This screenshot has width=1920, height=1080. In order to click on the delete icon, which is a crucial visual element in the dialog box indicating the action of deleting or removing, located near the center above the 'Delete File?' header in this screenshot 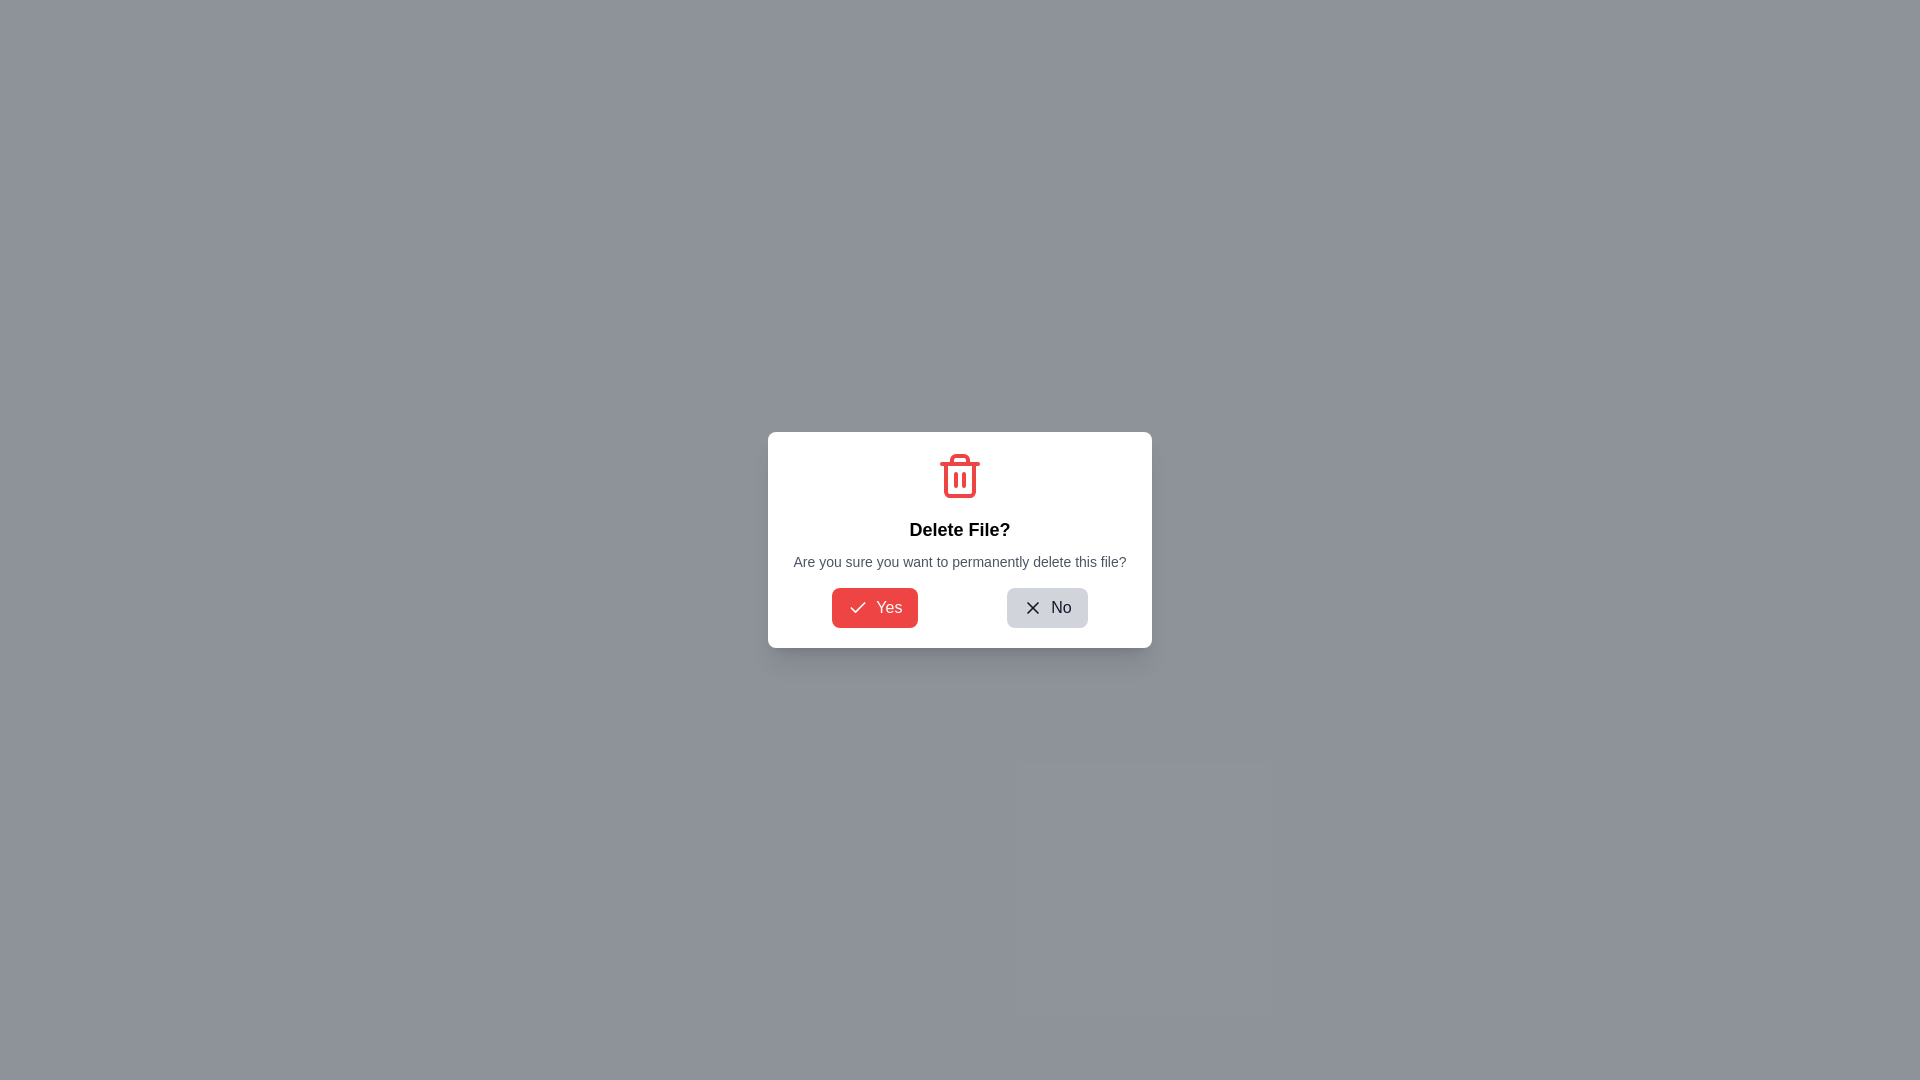, I will do `click(960, 475)`.